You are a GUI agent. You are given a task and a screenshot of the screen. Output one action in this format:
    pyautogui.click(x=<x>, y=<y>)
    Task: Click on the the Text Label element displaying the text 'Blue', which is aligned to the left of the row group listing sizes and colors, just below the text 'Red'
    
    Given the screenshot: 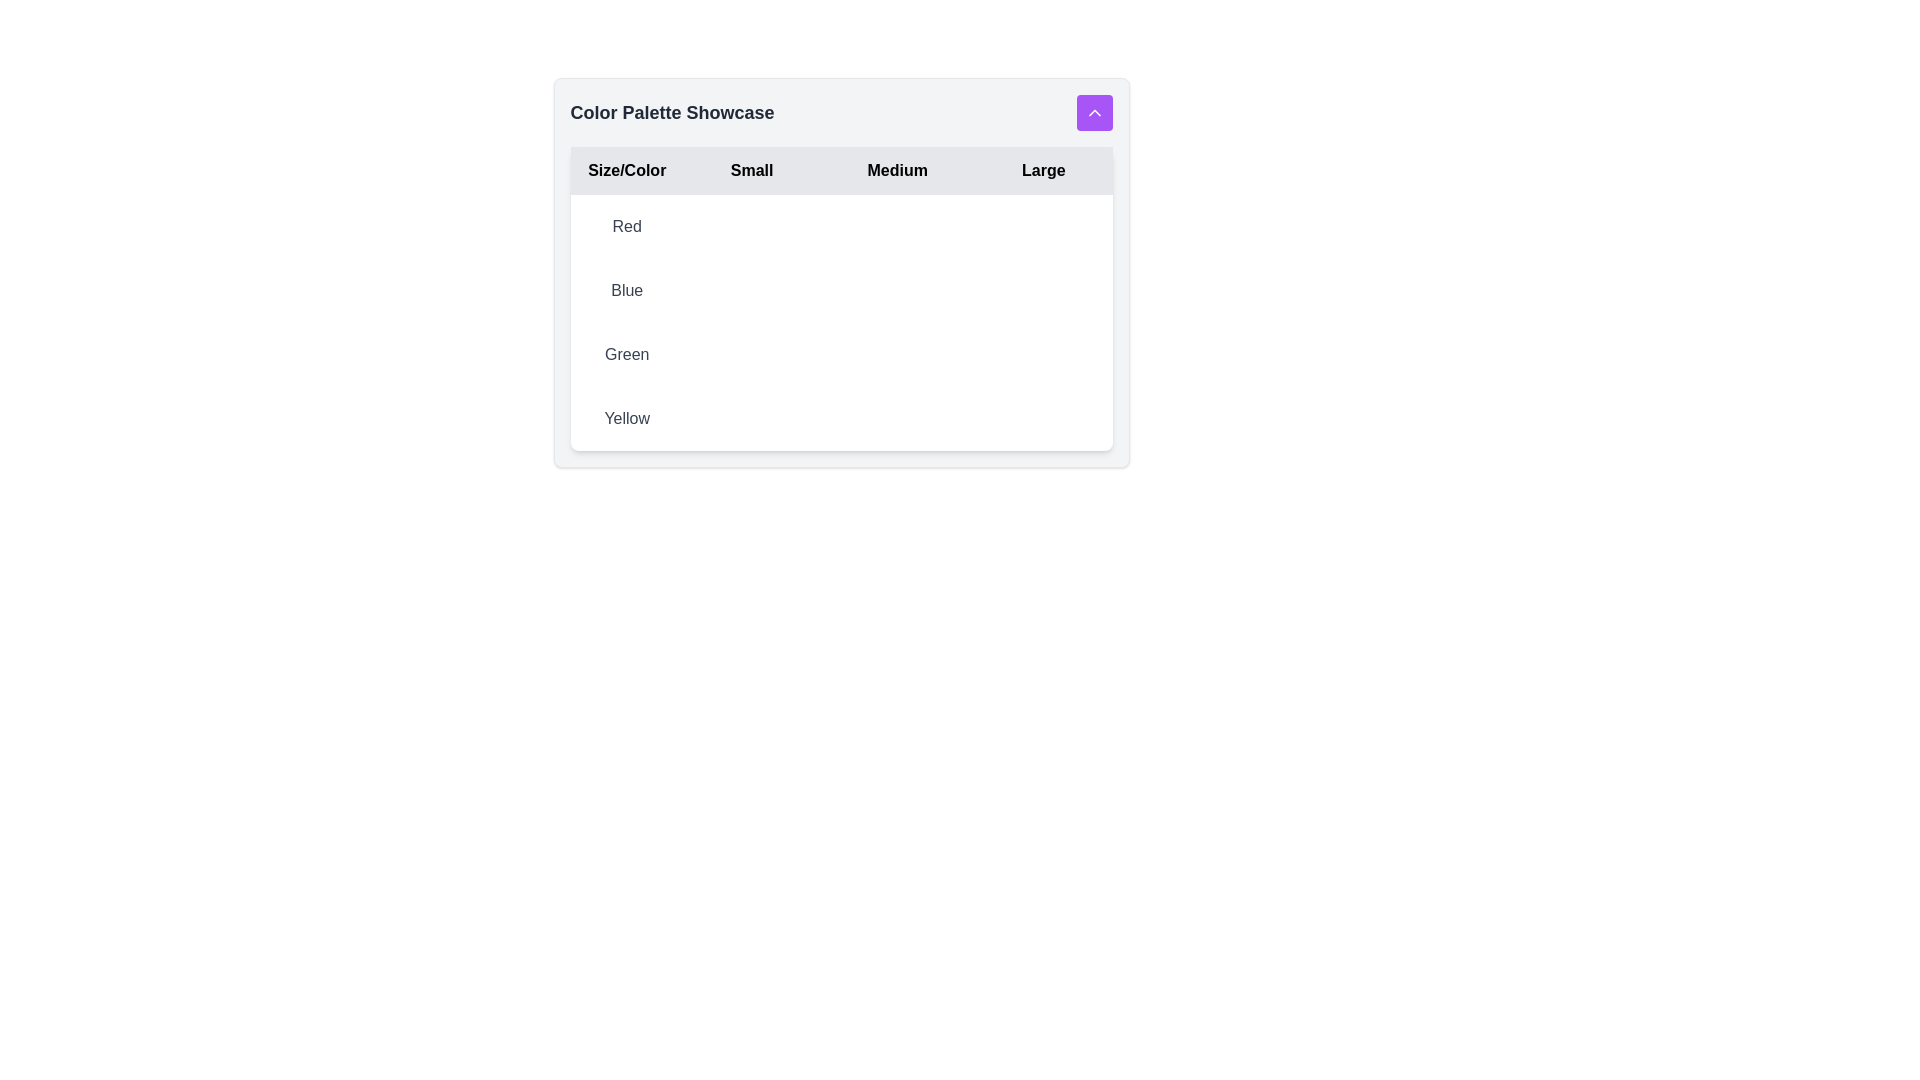 What is the action you would take?
    pyautogui.click(x=626, y=290)
    